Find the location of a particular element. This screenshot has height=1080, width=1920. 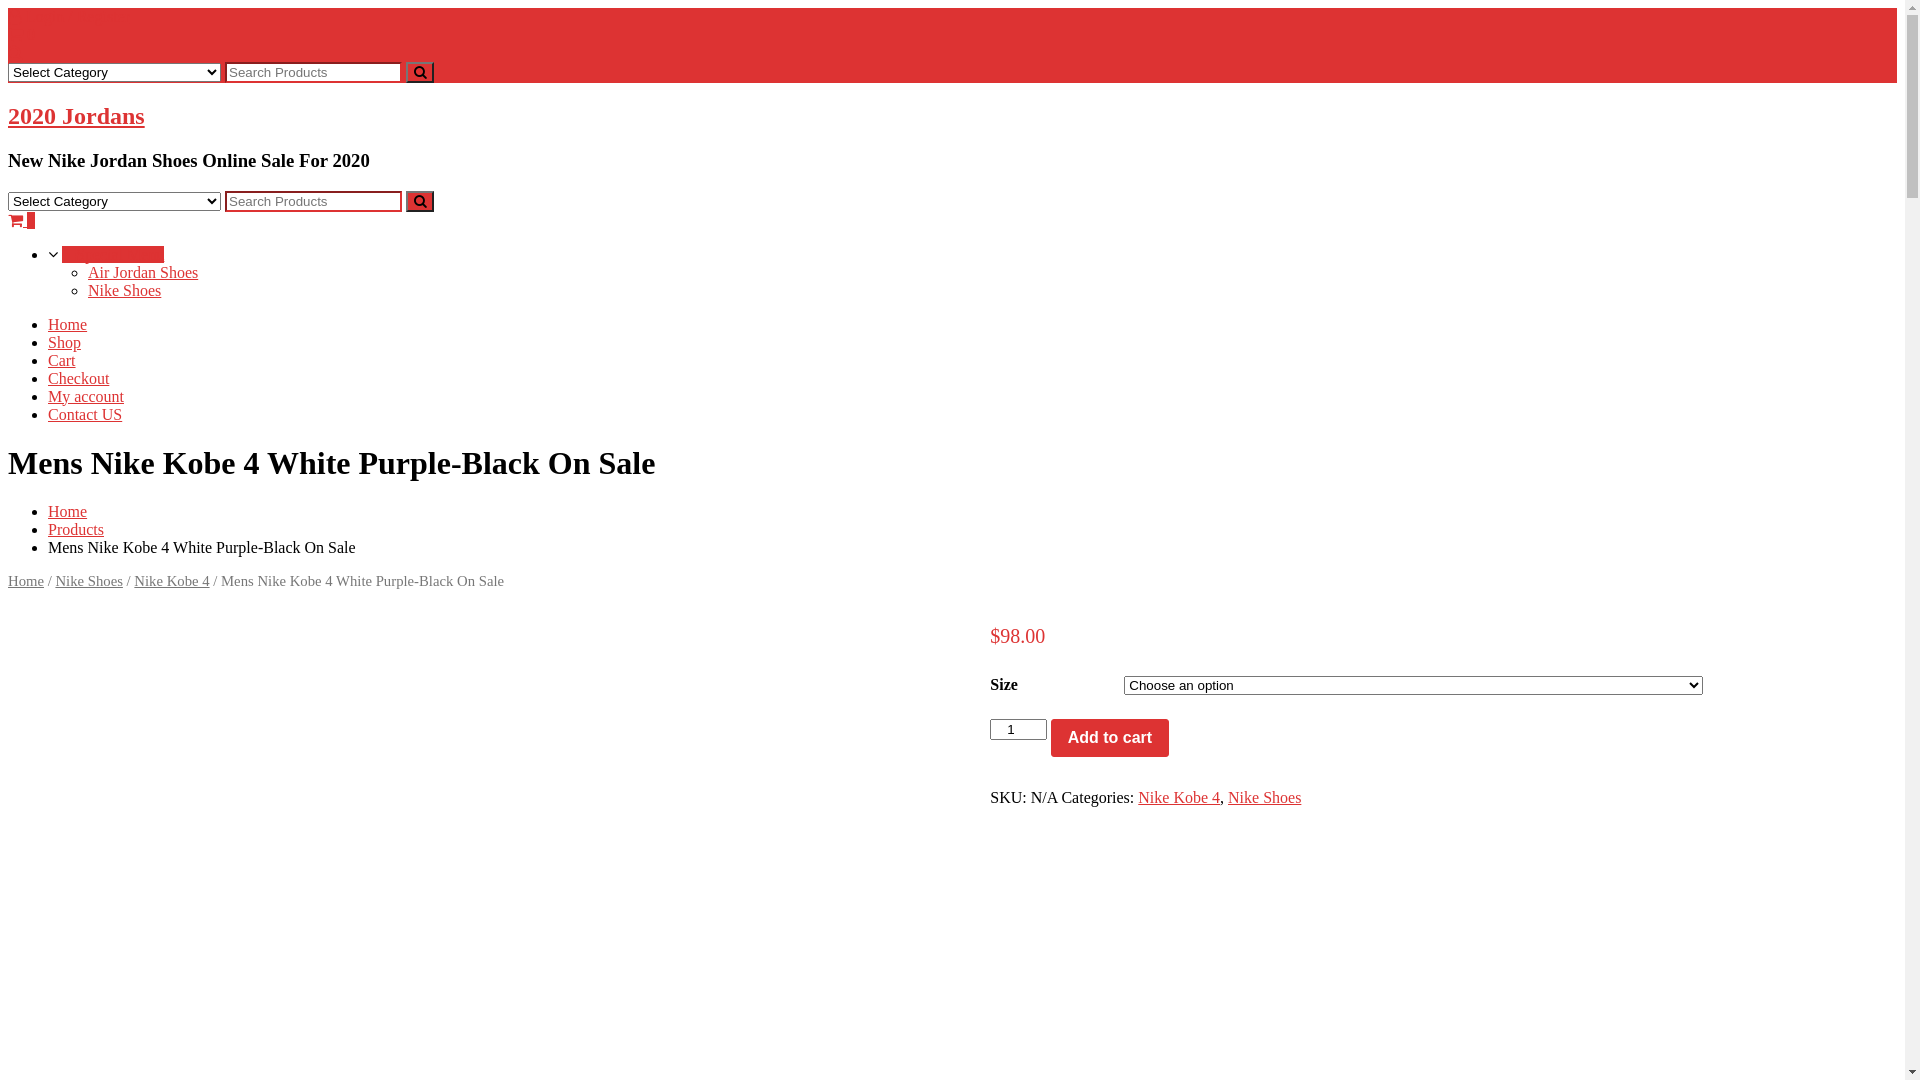

'Add to cart' is located at coordinates (1108, 737).